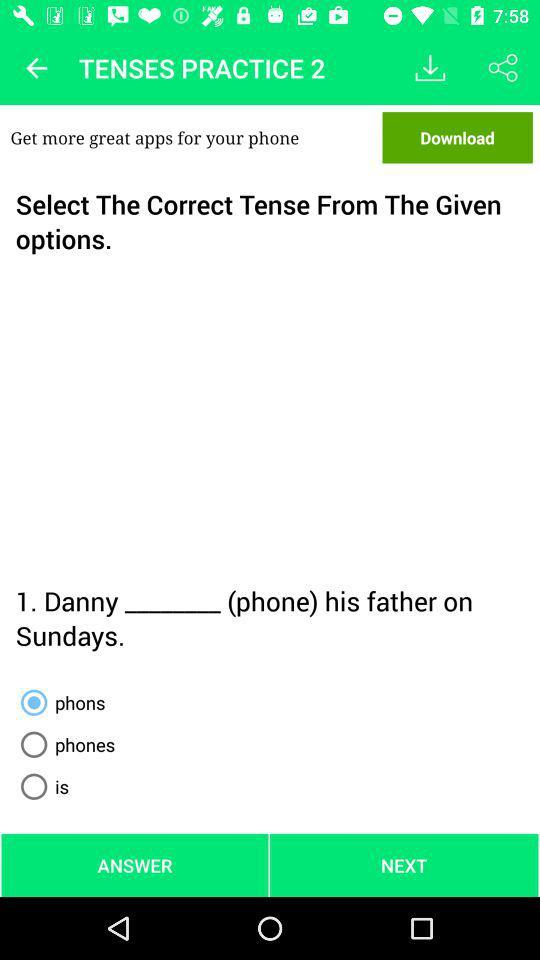 The image size is (540, 960). What do you see at coordinates (59, 702) in the screenshot?
I see `the item below the 1 danny ________ icon` at bounding box center [59, 702].